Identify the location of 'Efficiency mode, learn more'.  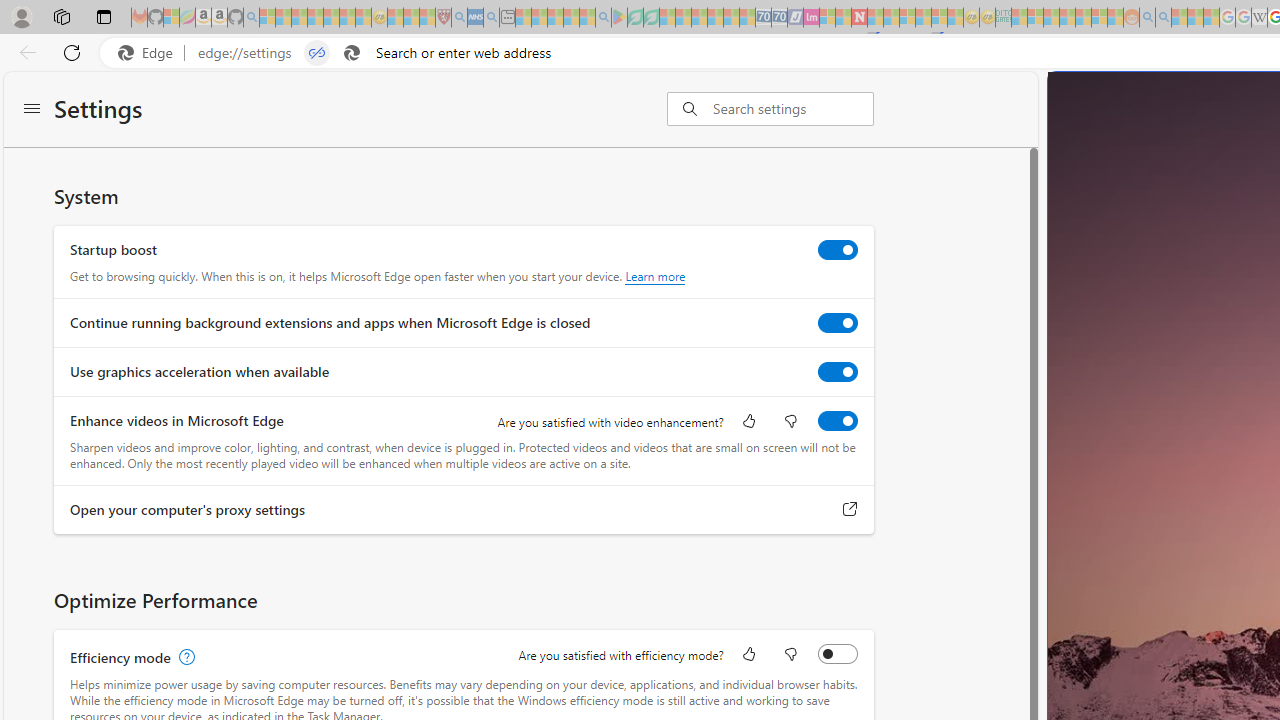
(184, 657).